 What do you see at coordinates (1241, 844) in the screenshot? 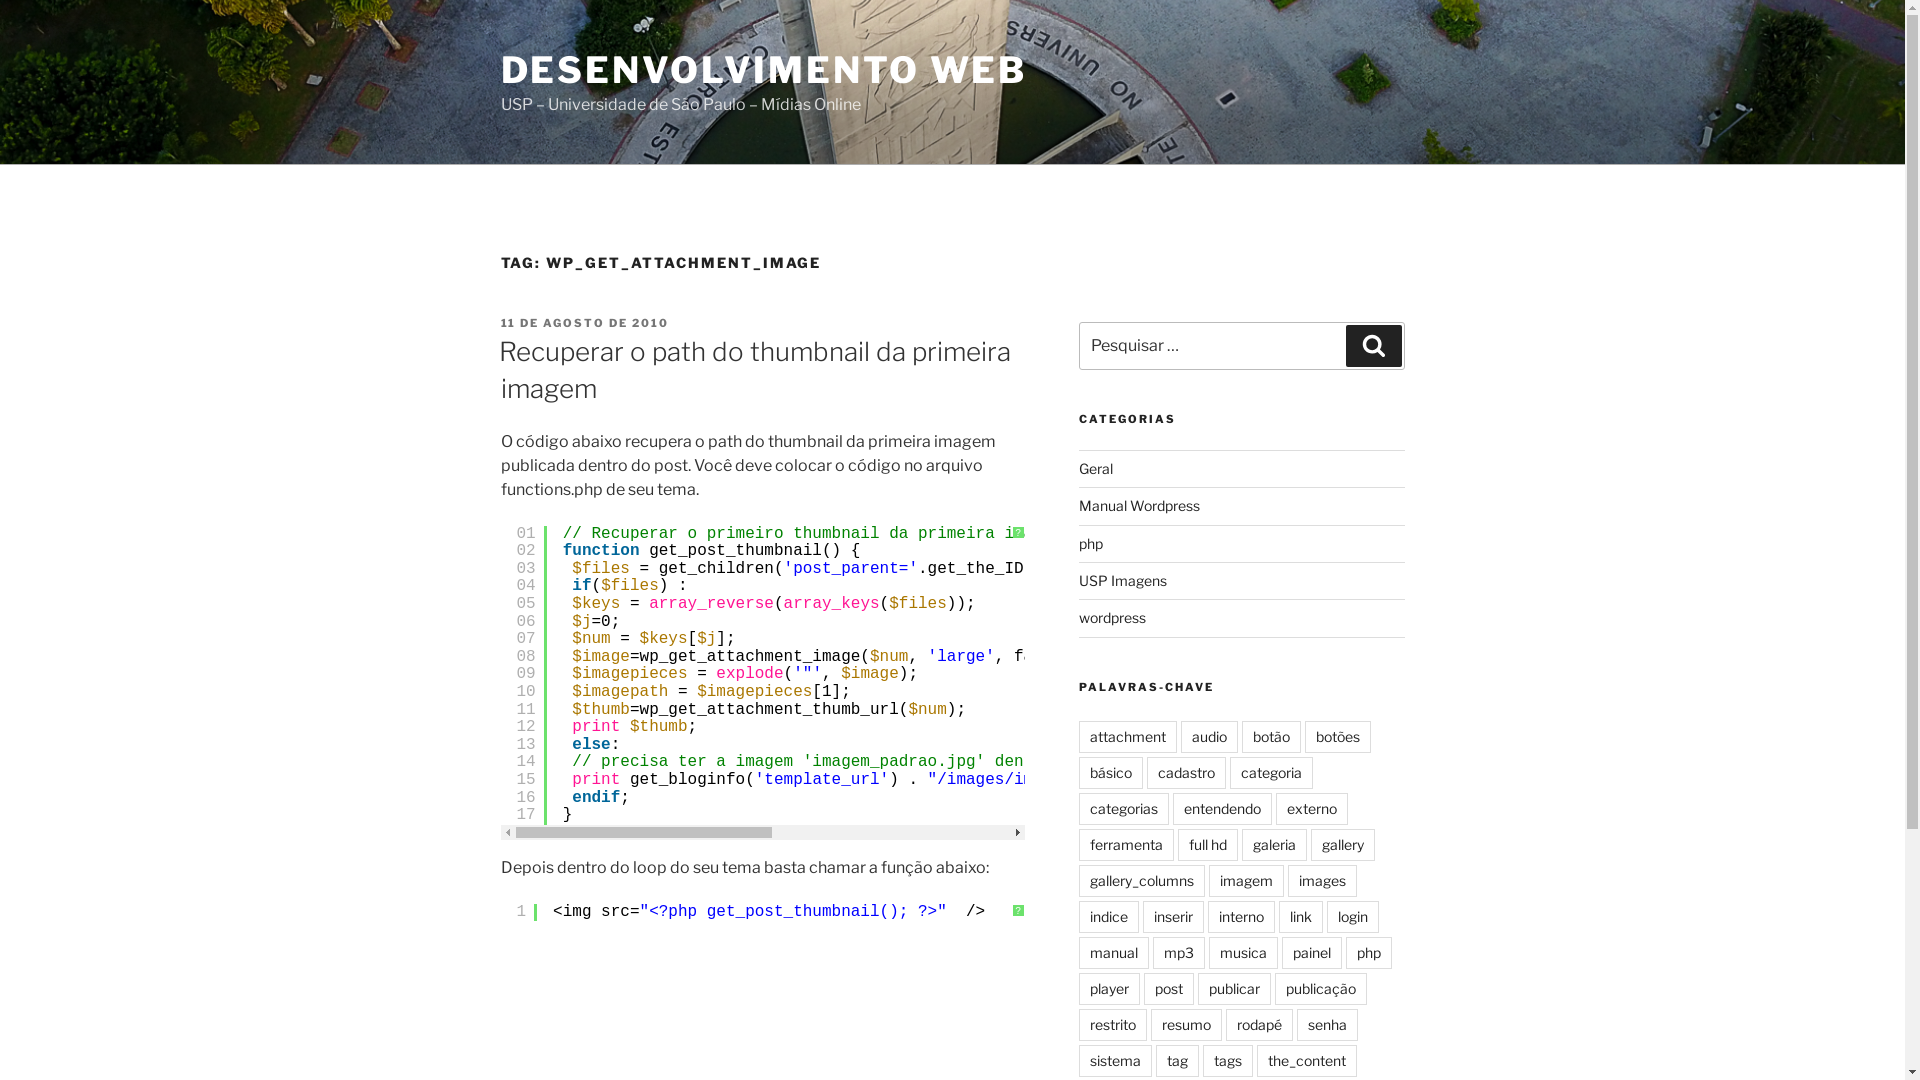
I see `'galeria'` at bounding box center [1241, 844].